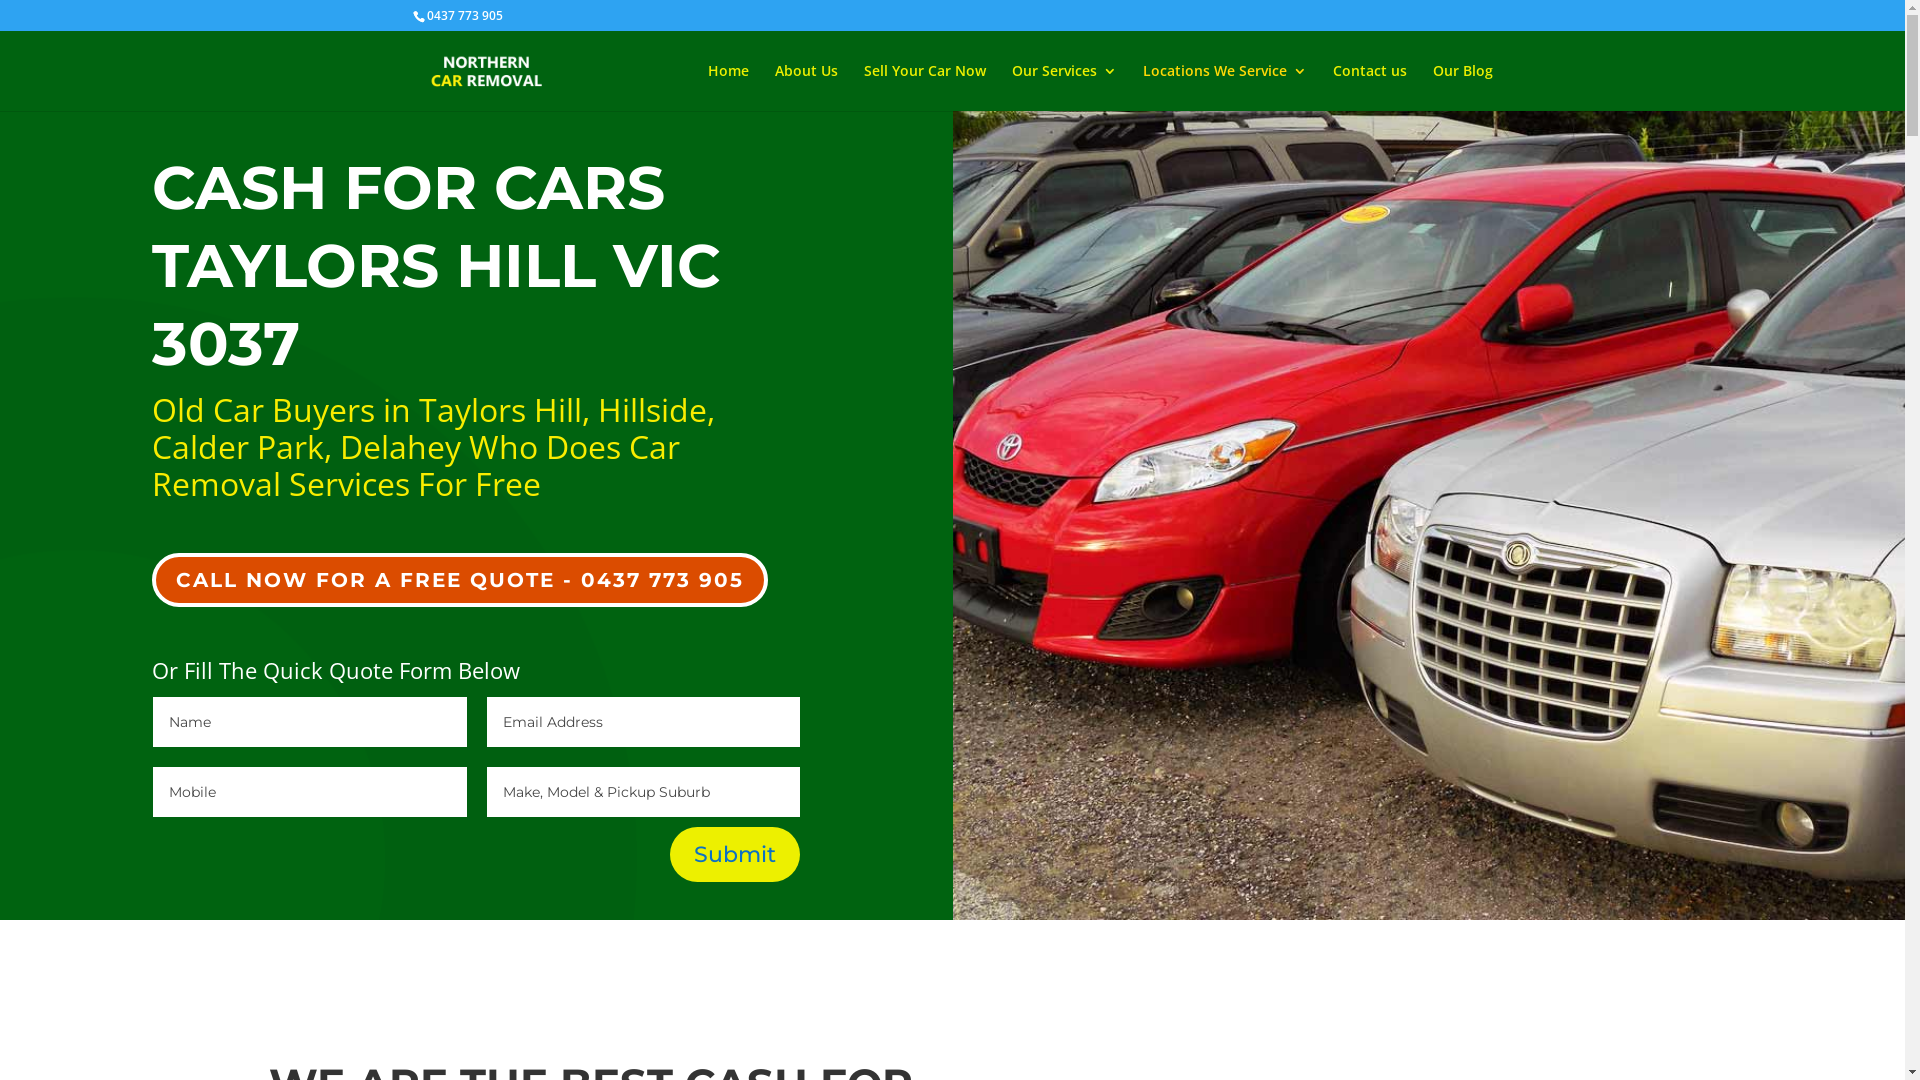  Describe the element at coordinates (924, 86) in the screenshot. I see `'Sell Your Car Now'` at that location.